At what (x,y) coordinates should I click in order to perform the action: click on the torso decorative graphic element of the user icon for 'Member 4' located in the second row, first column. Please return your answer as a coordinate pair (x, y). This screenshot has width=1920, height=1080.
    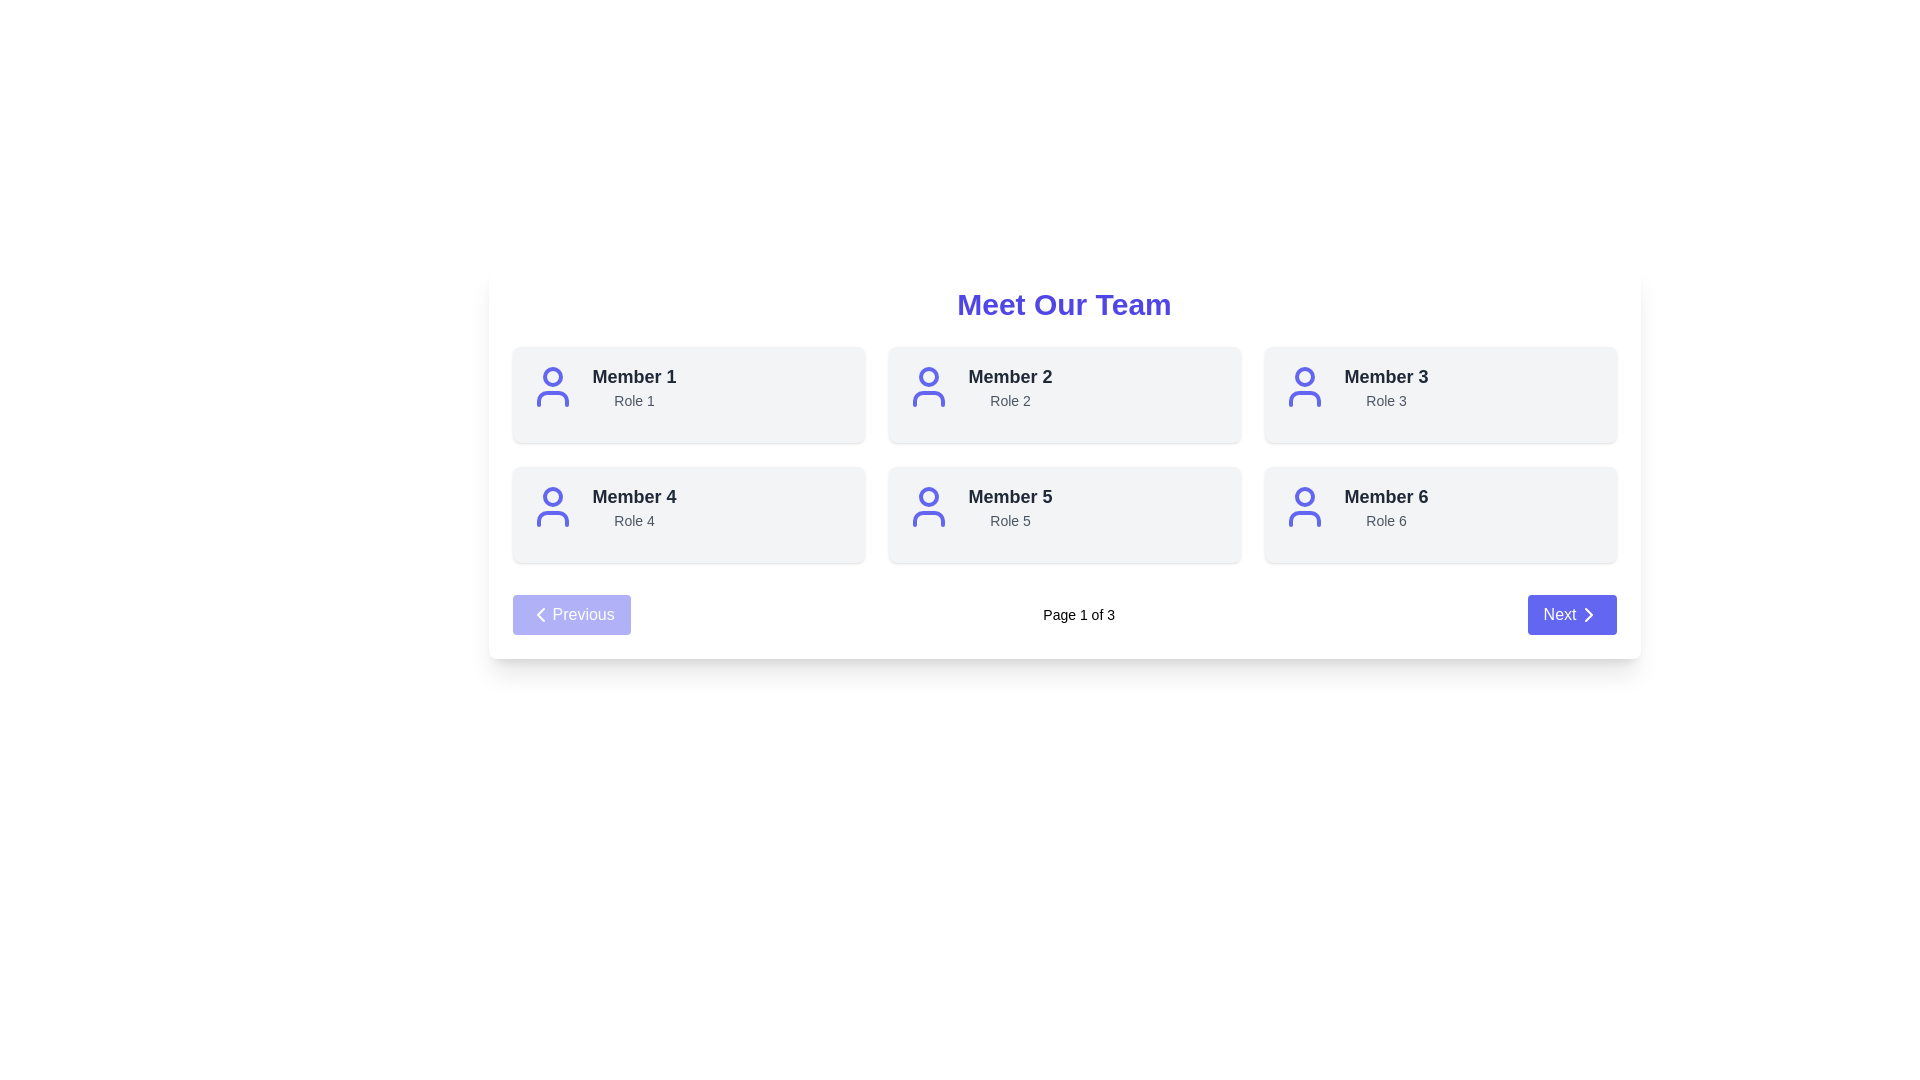
    Looking at the image, I should click on (552, 518).